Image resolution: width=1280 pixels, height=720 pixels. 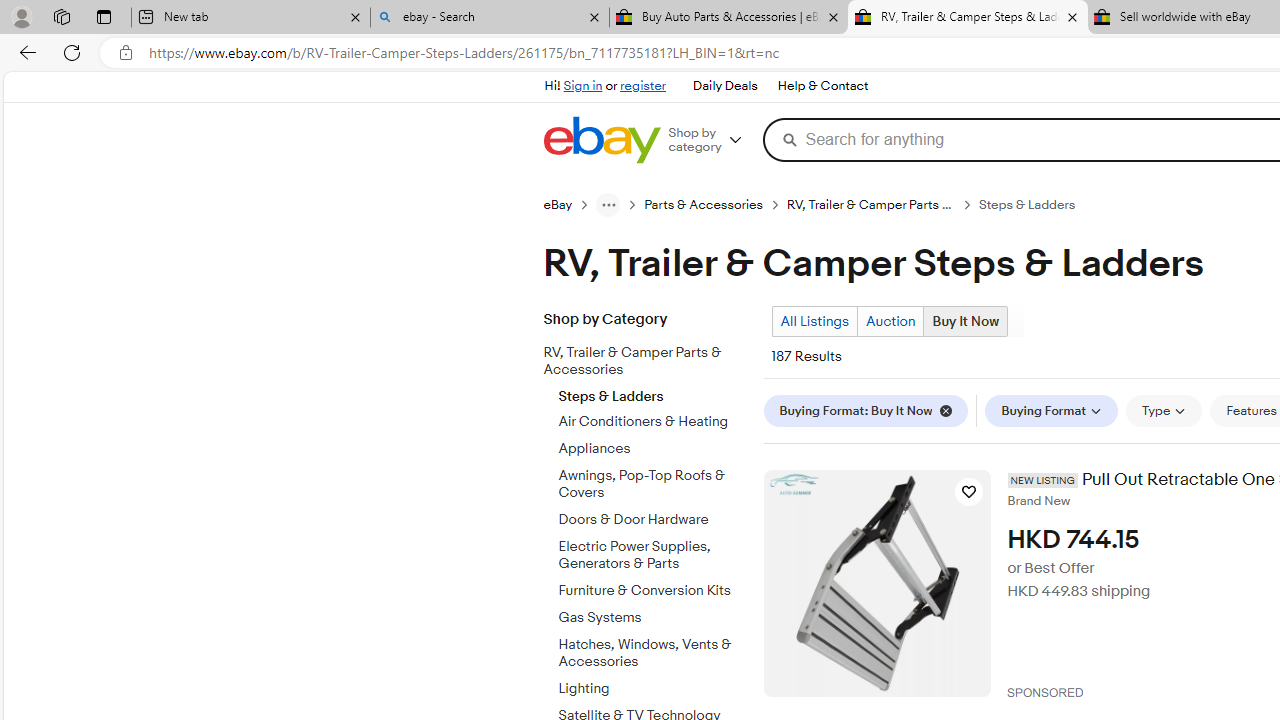 I want to click on 'Doors & Door Hardware', so click(x=653, y=519).